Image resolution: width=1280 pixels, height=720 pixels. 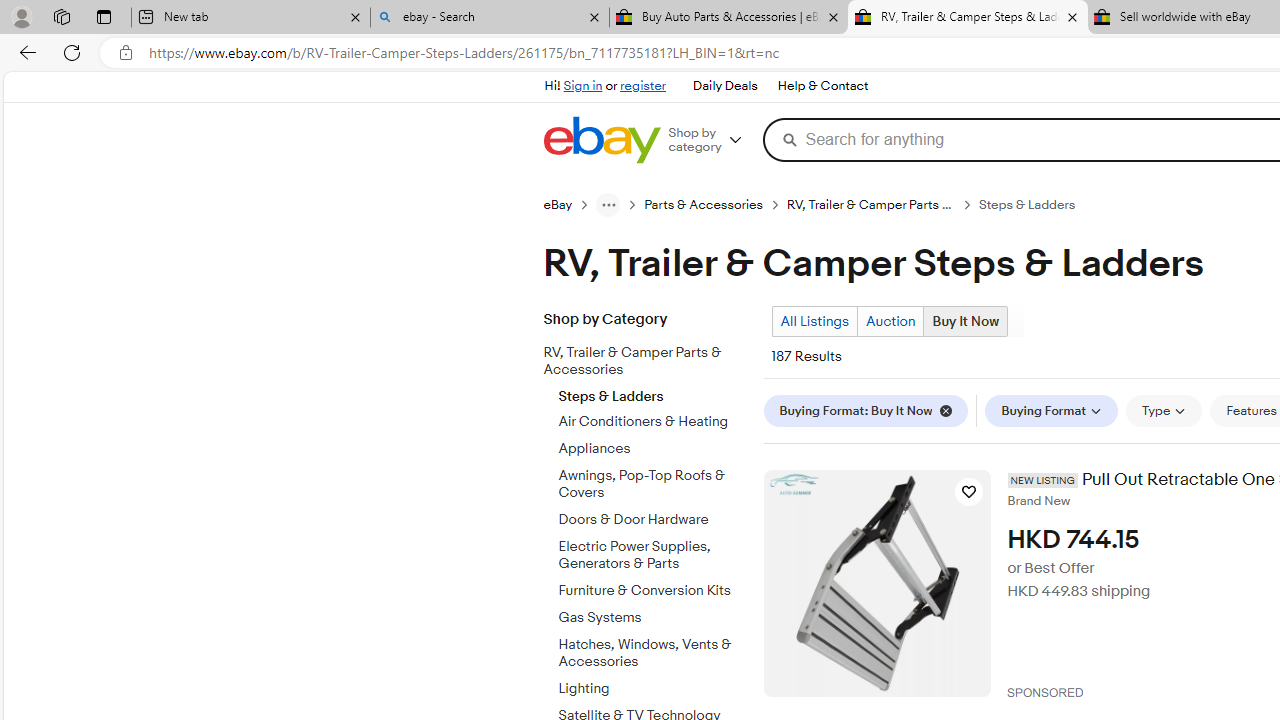 I want to click on 'Doors & Door Hardware', so click(x=653, y=519).